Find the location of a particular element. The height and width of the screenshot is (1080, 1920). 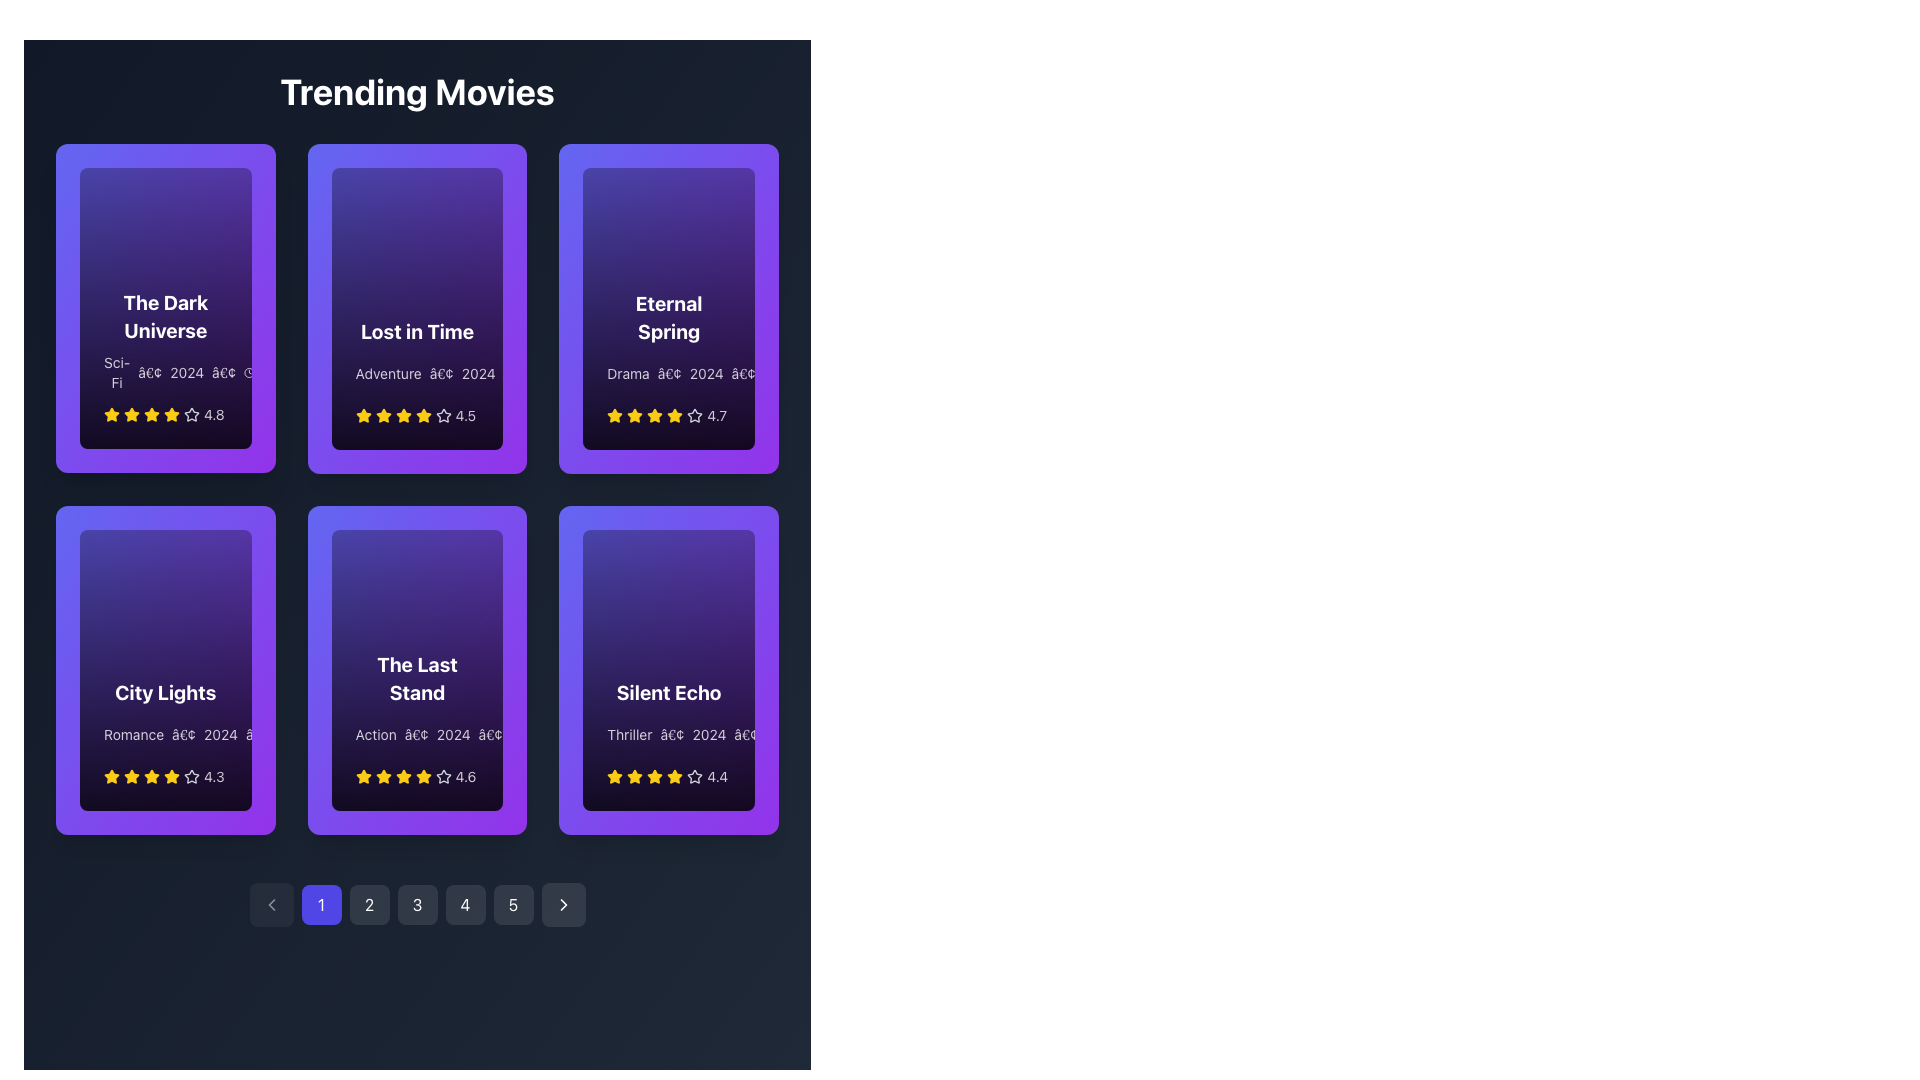

the text label set displaying 'Action', '•', and '2024', located at the bottom center of the movie card for 'The Last Stand' is located at coordinates (416, 735).